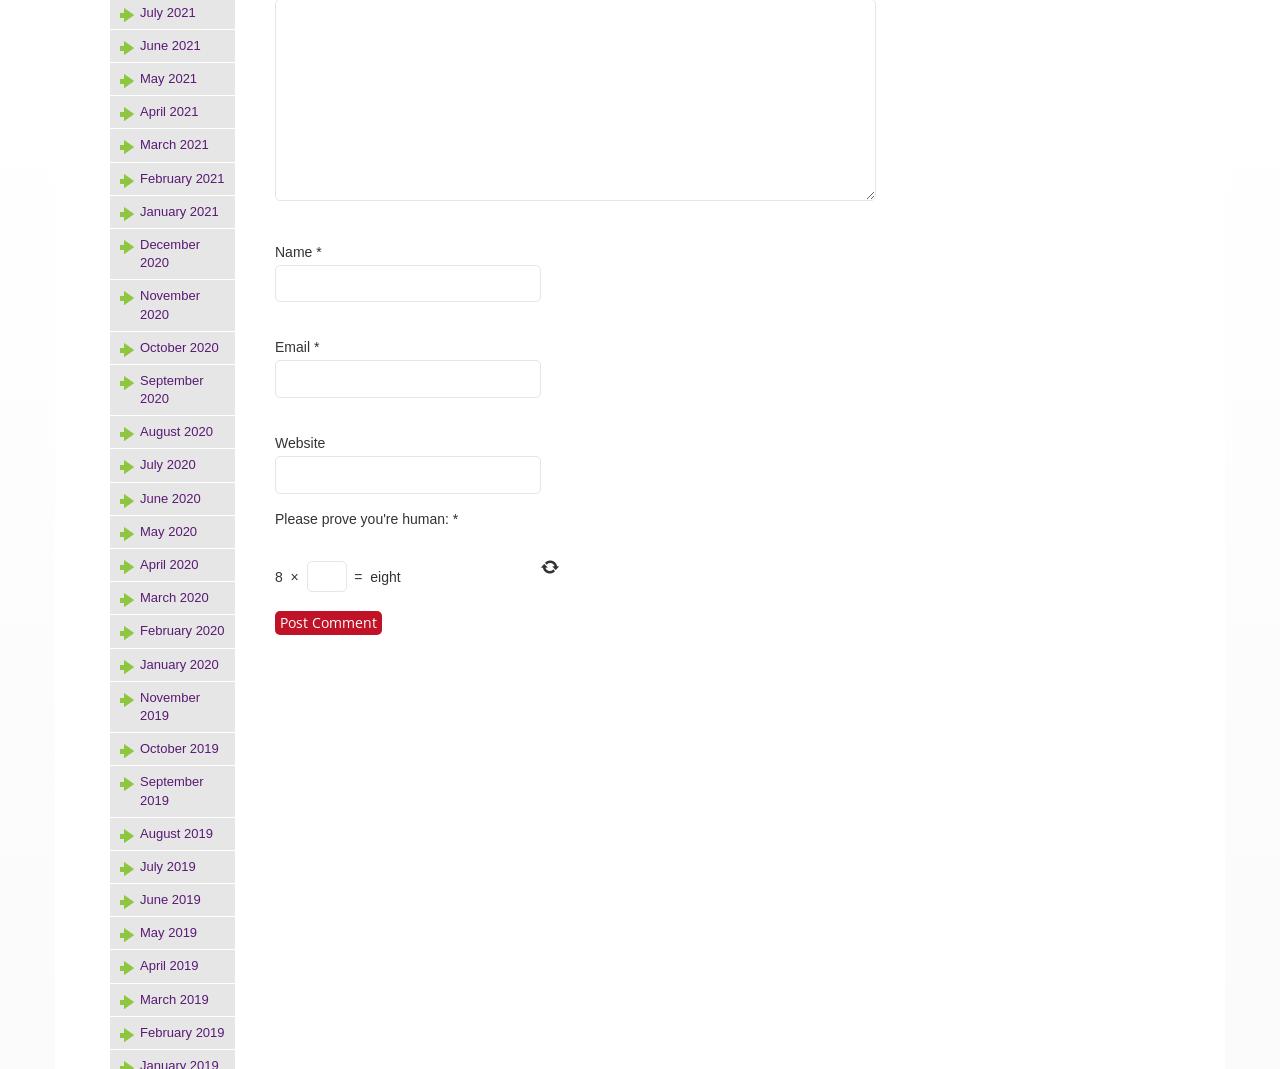 The image size is (1280, 1069). What do you see at coordinates (182, 177) in the screenshot?
I see `'February 2021'` at bounding box center [182, 177].